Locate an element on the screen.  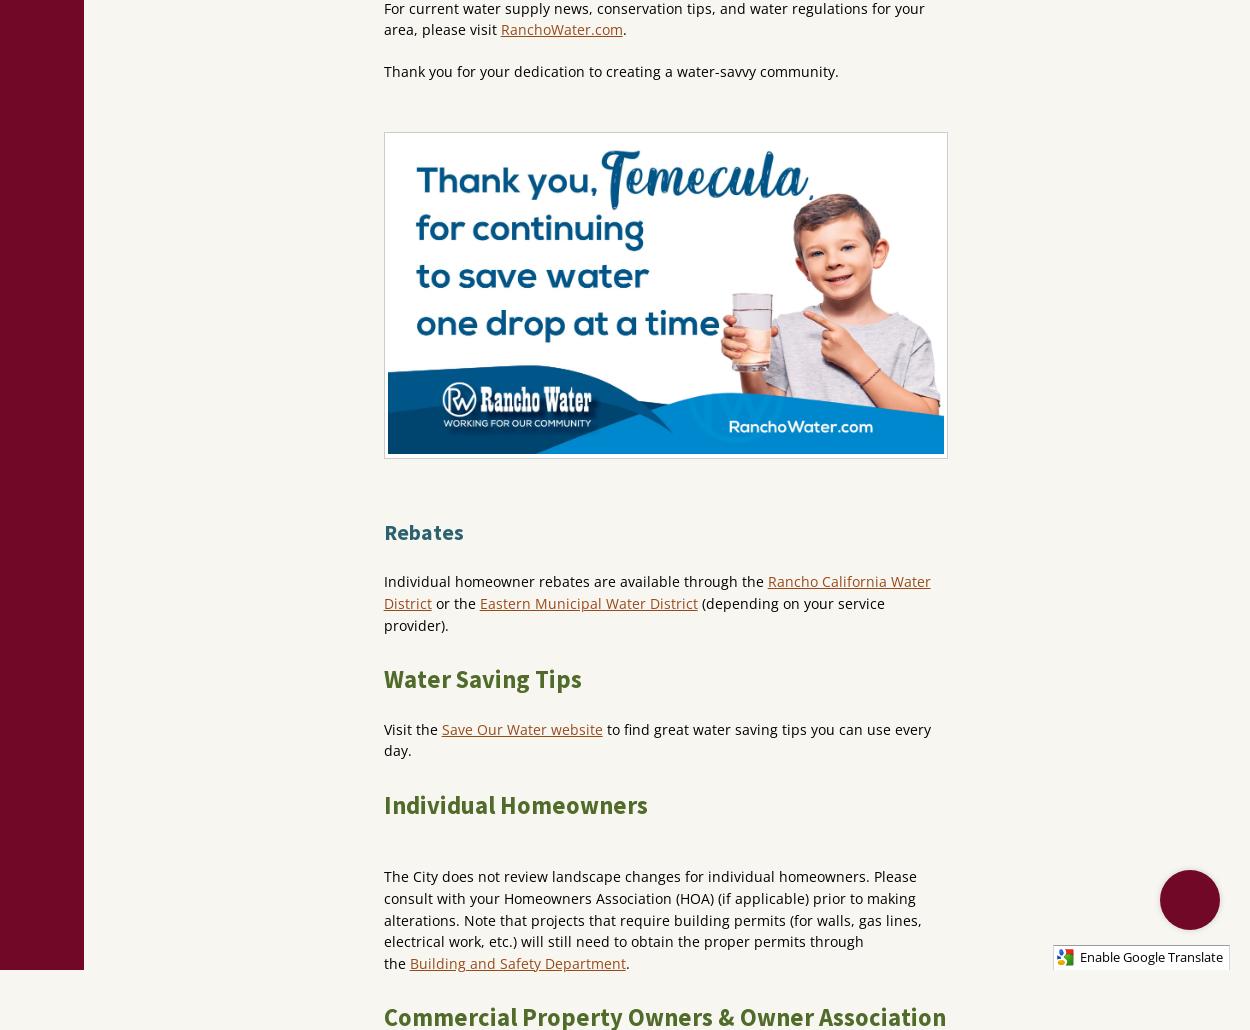
'The City does not review landscape changes for individual homeowners. Please consult with your Homeowners Association (HOA) (if applicable) prior to making alterations. Note that projects that require building permits (for walls, gas lines, electrical work, etc.) will still need to obtain the proper permits through the' is located at coordinates (651, 919).